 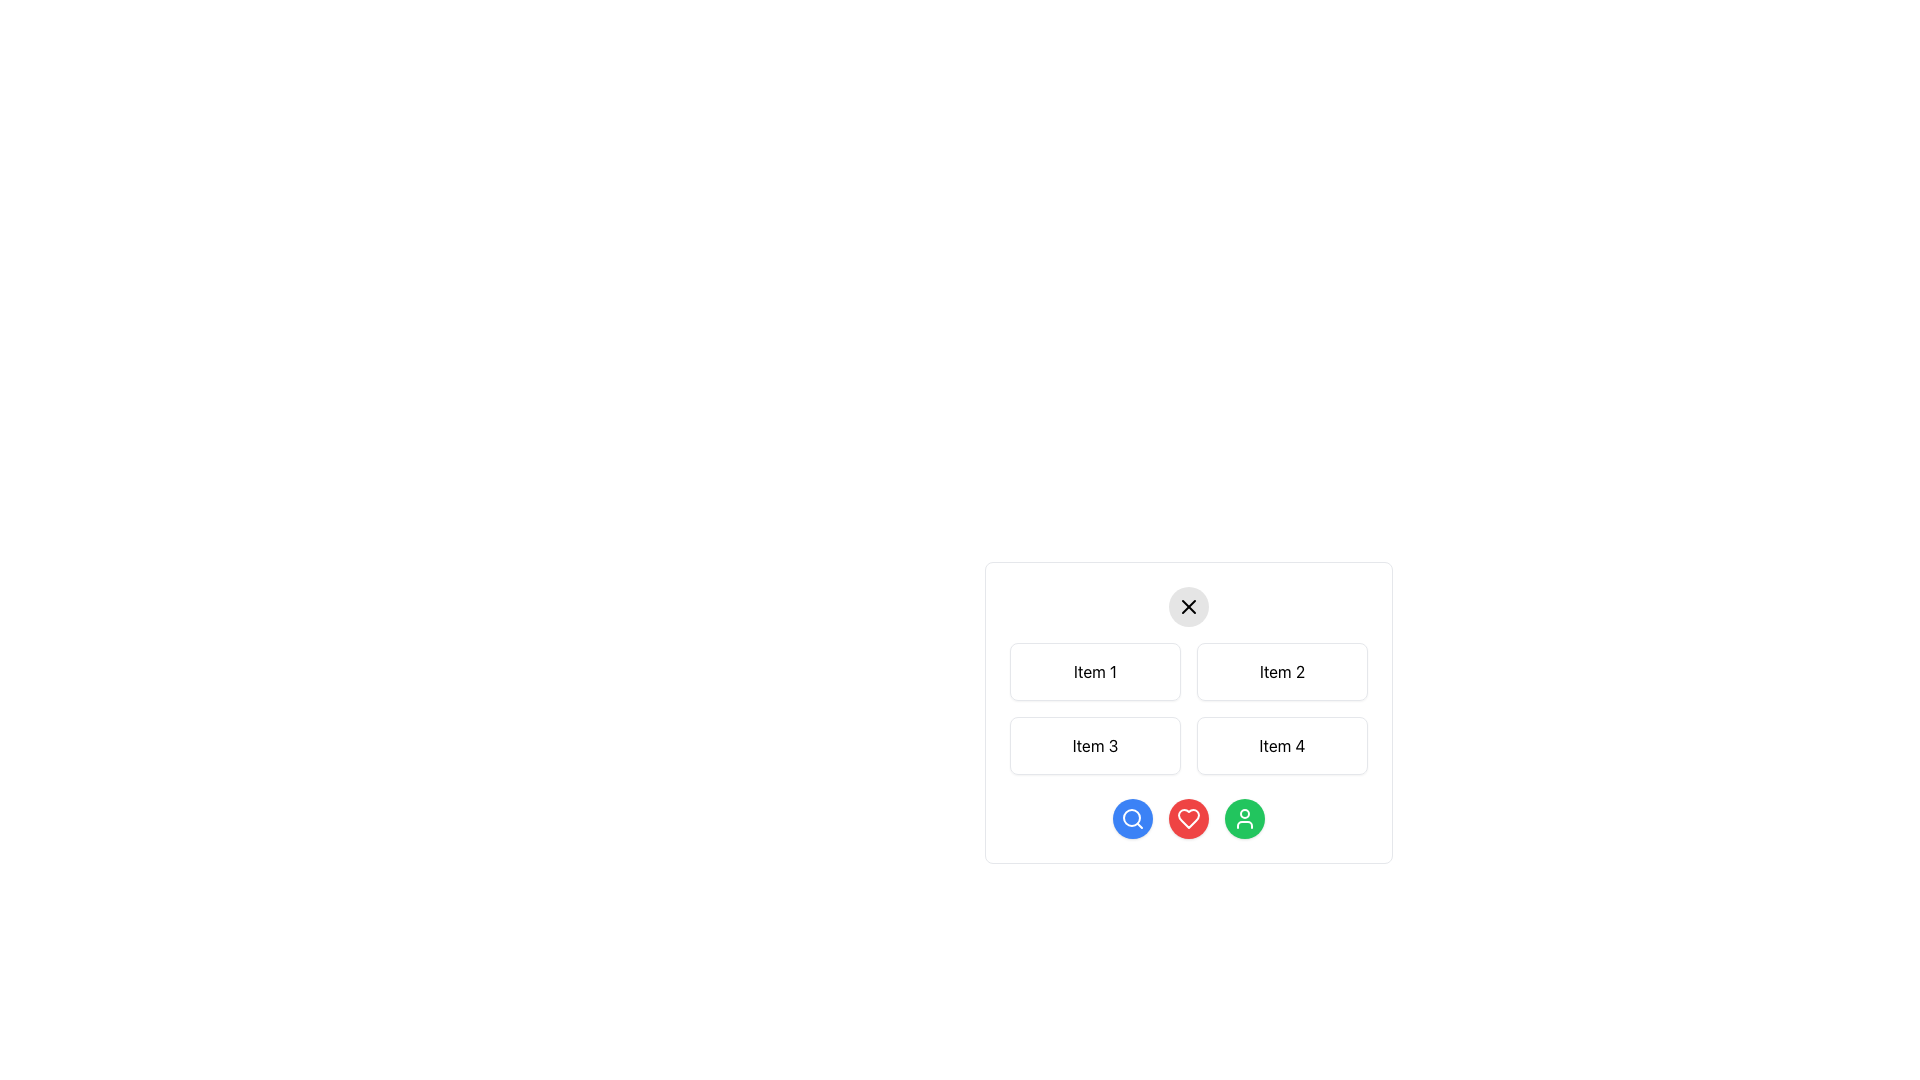 I want to click on the search button located inside the blue circular button at the bottom-left of the row of three action buttons to initiate the search functionality, so click(x=1132, y=818).